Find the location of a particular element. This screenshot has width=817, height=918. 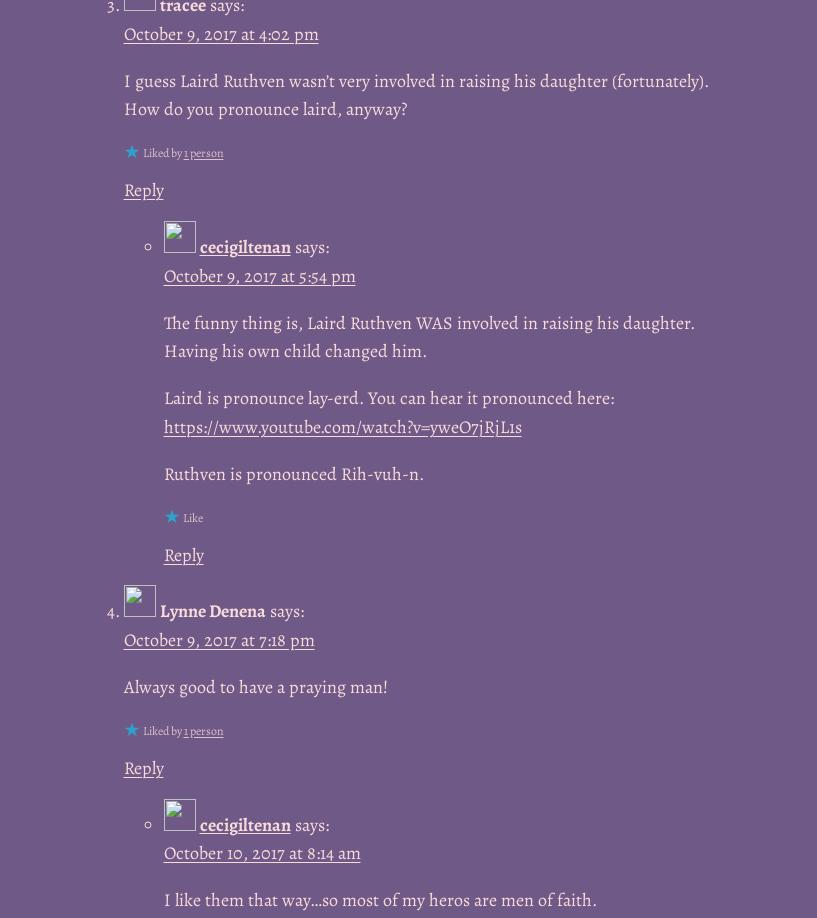

'Always good to have a praying man!' is located at coordinates (254, 686).